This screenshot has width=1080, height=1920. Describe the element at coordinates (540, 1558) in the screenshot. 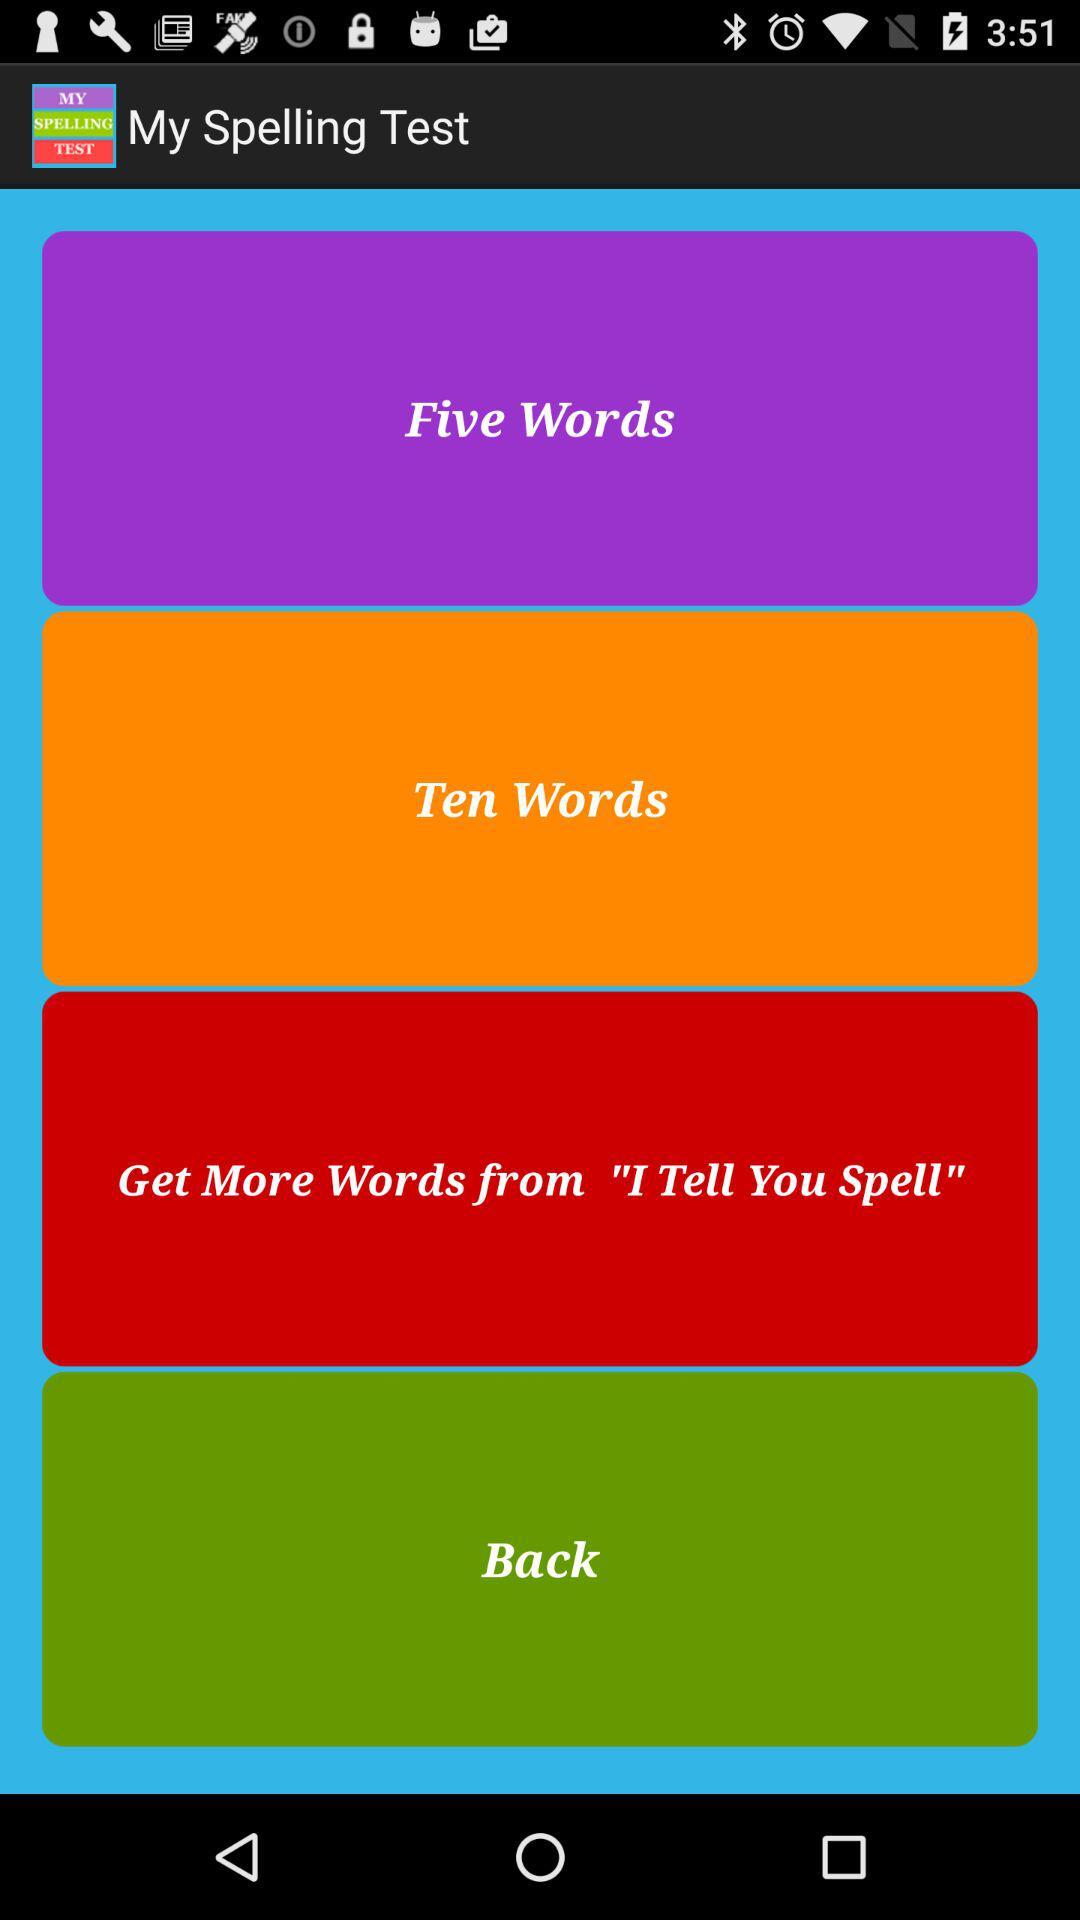

I see `item at the bottom` at that location.